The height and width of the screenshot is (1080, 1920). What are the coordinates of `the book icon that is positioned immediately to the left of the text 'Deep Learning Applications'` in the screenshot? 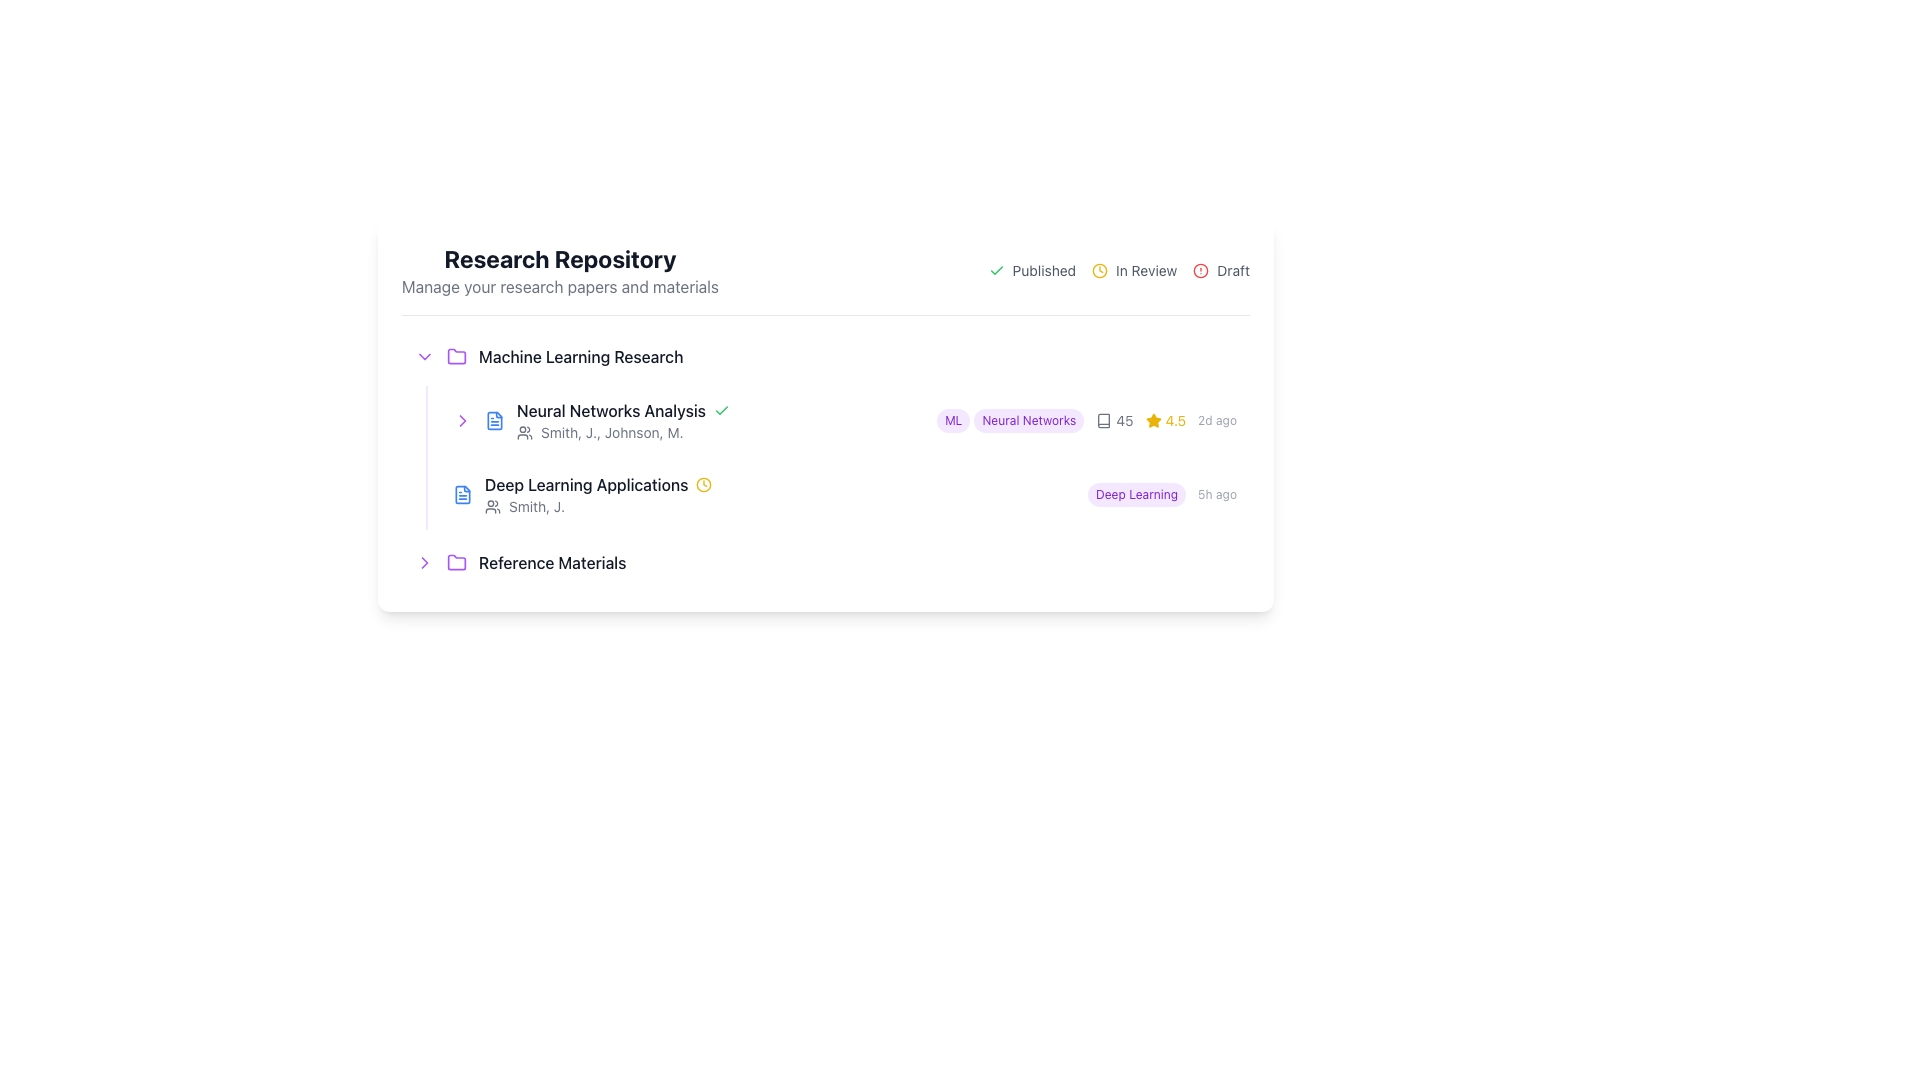 It's located at (1103, 419).